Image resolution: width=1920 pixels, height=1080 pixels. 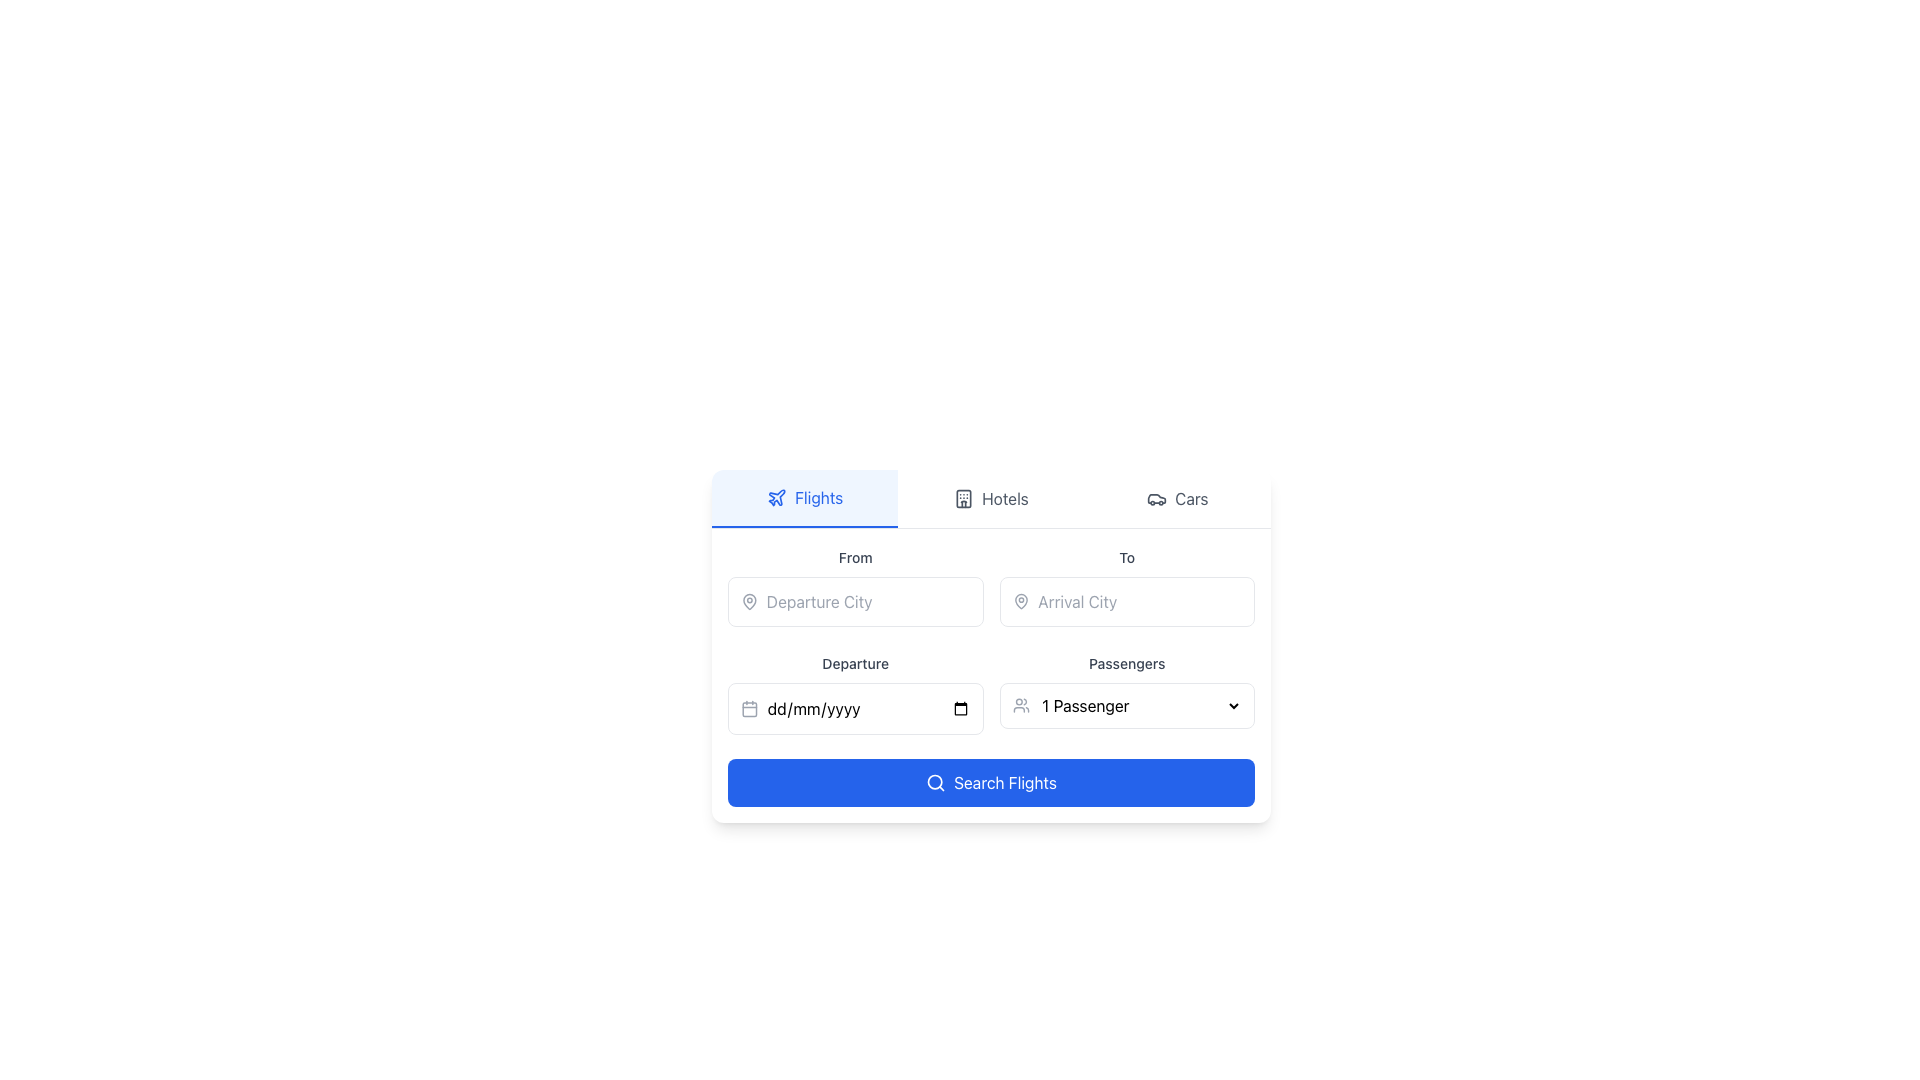 What do you see at coordinates (1005, 497) in the screenshot?
I see `the 'Hotels' text label located centrally within the navigation bar, between 'Flights' and 'Cars'` at bounding box center [1005, 497].